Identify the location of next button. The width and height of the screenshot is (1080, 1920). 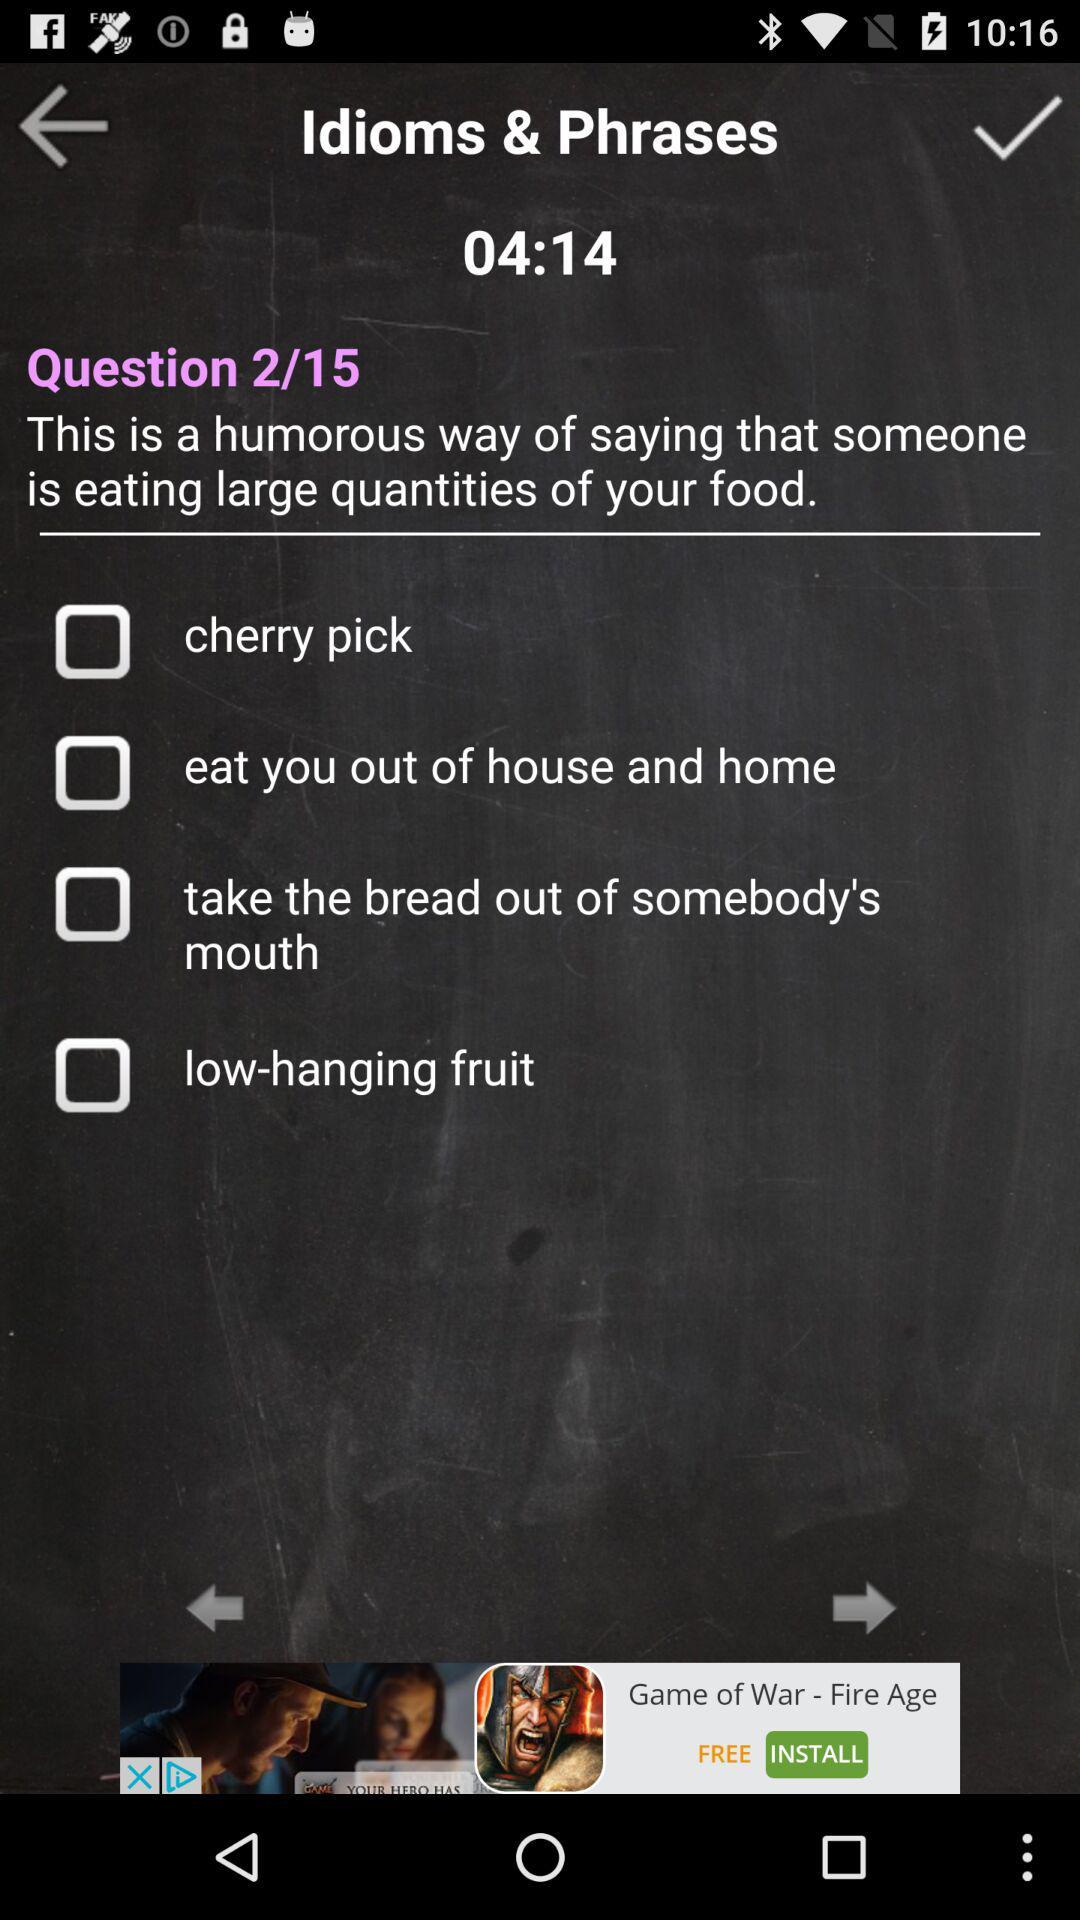
(864, 1607).